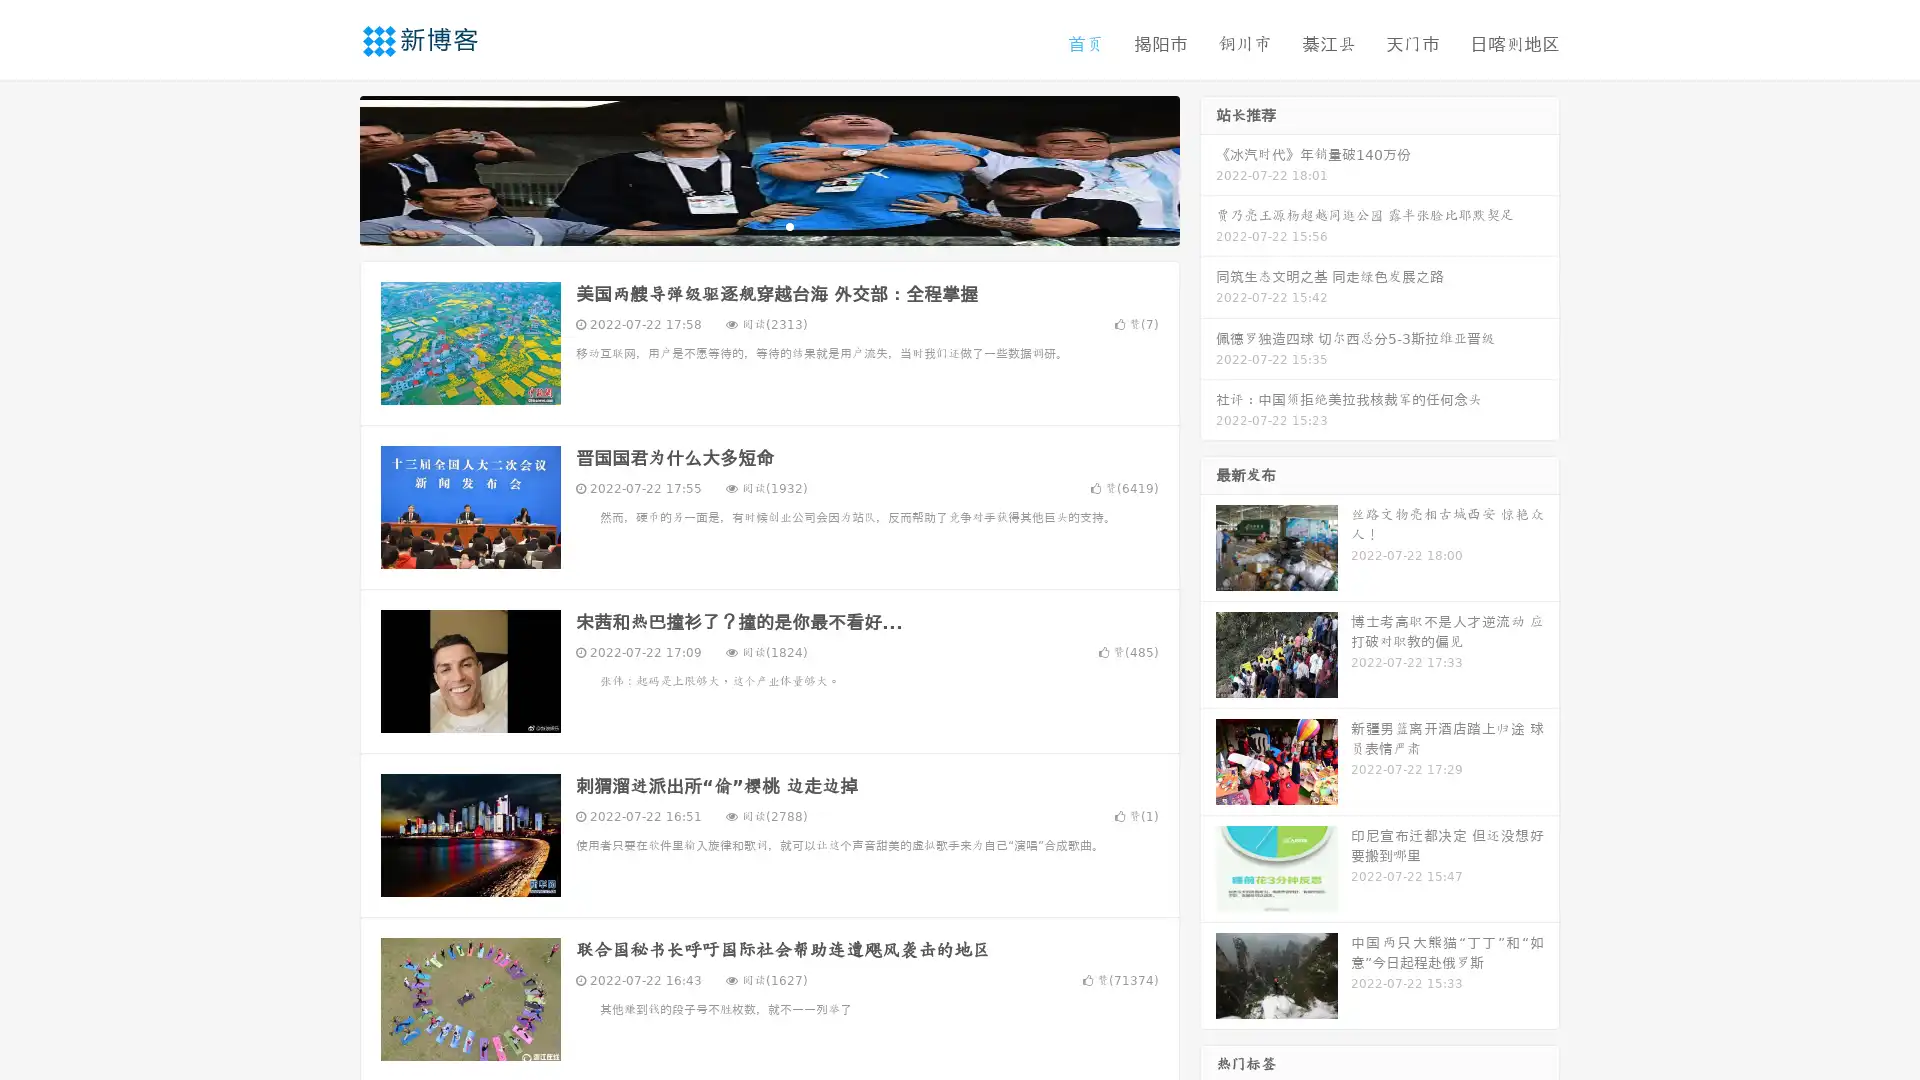 This screenshot has height=1080, width=1920. I want to click on Go to slide 2, so click(768, 225).